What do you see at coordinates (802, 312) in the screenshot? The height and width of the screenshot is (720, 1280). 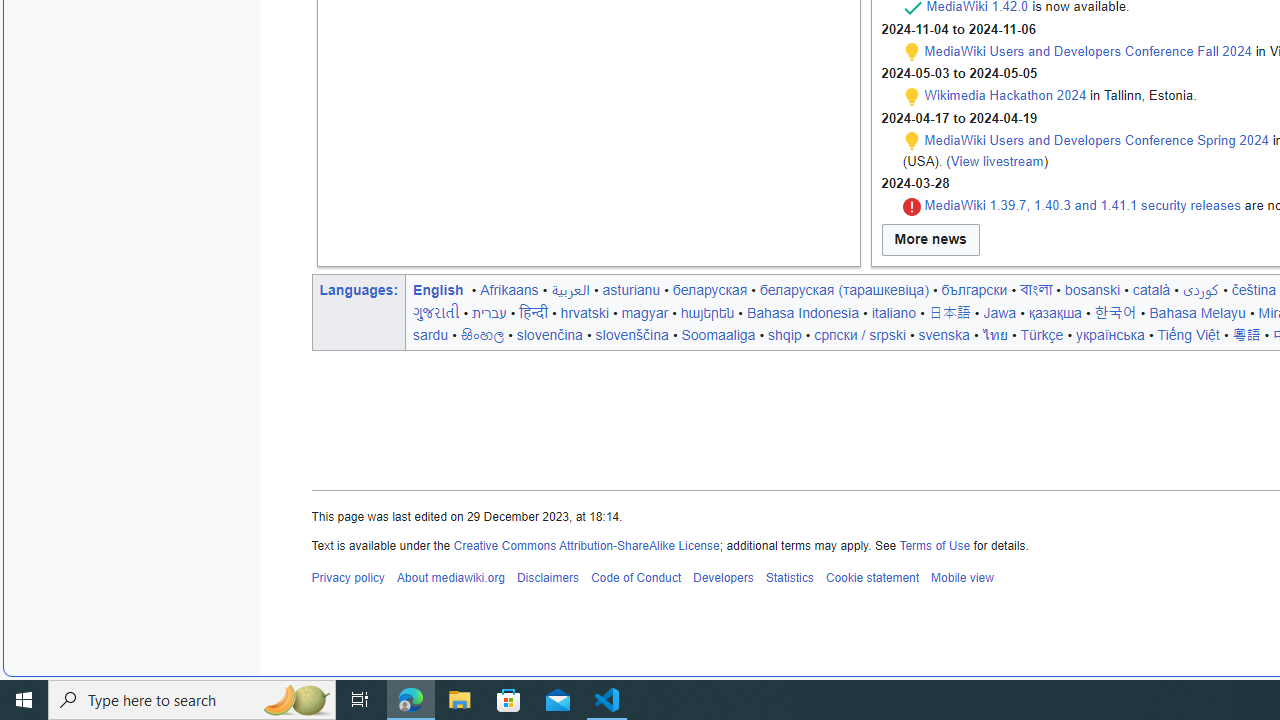 I see `'Bahasa Indonesia'` at bounding box center [802, 312].